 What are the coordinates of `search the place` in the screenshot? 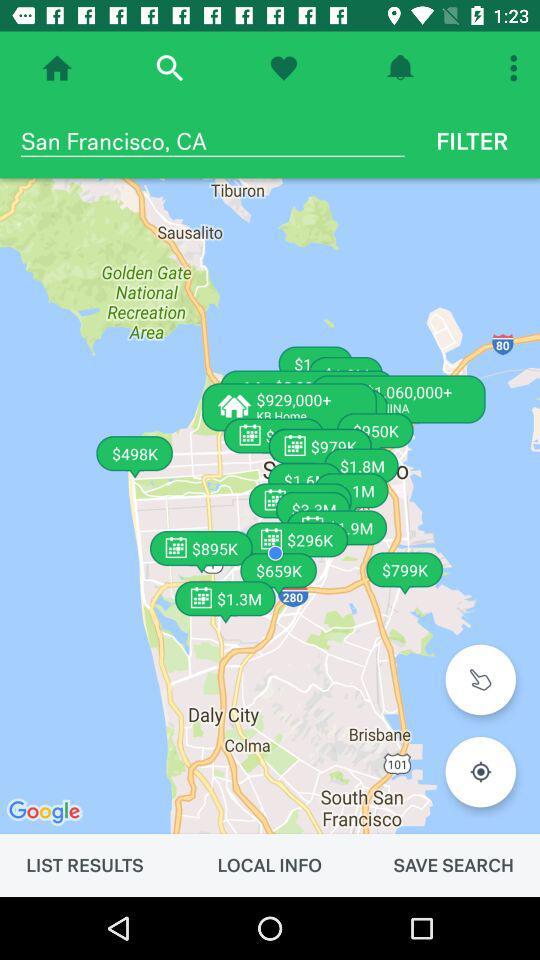 It's located at (168, 68).